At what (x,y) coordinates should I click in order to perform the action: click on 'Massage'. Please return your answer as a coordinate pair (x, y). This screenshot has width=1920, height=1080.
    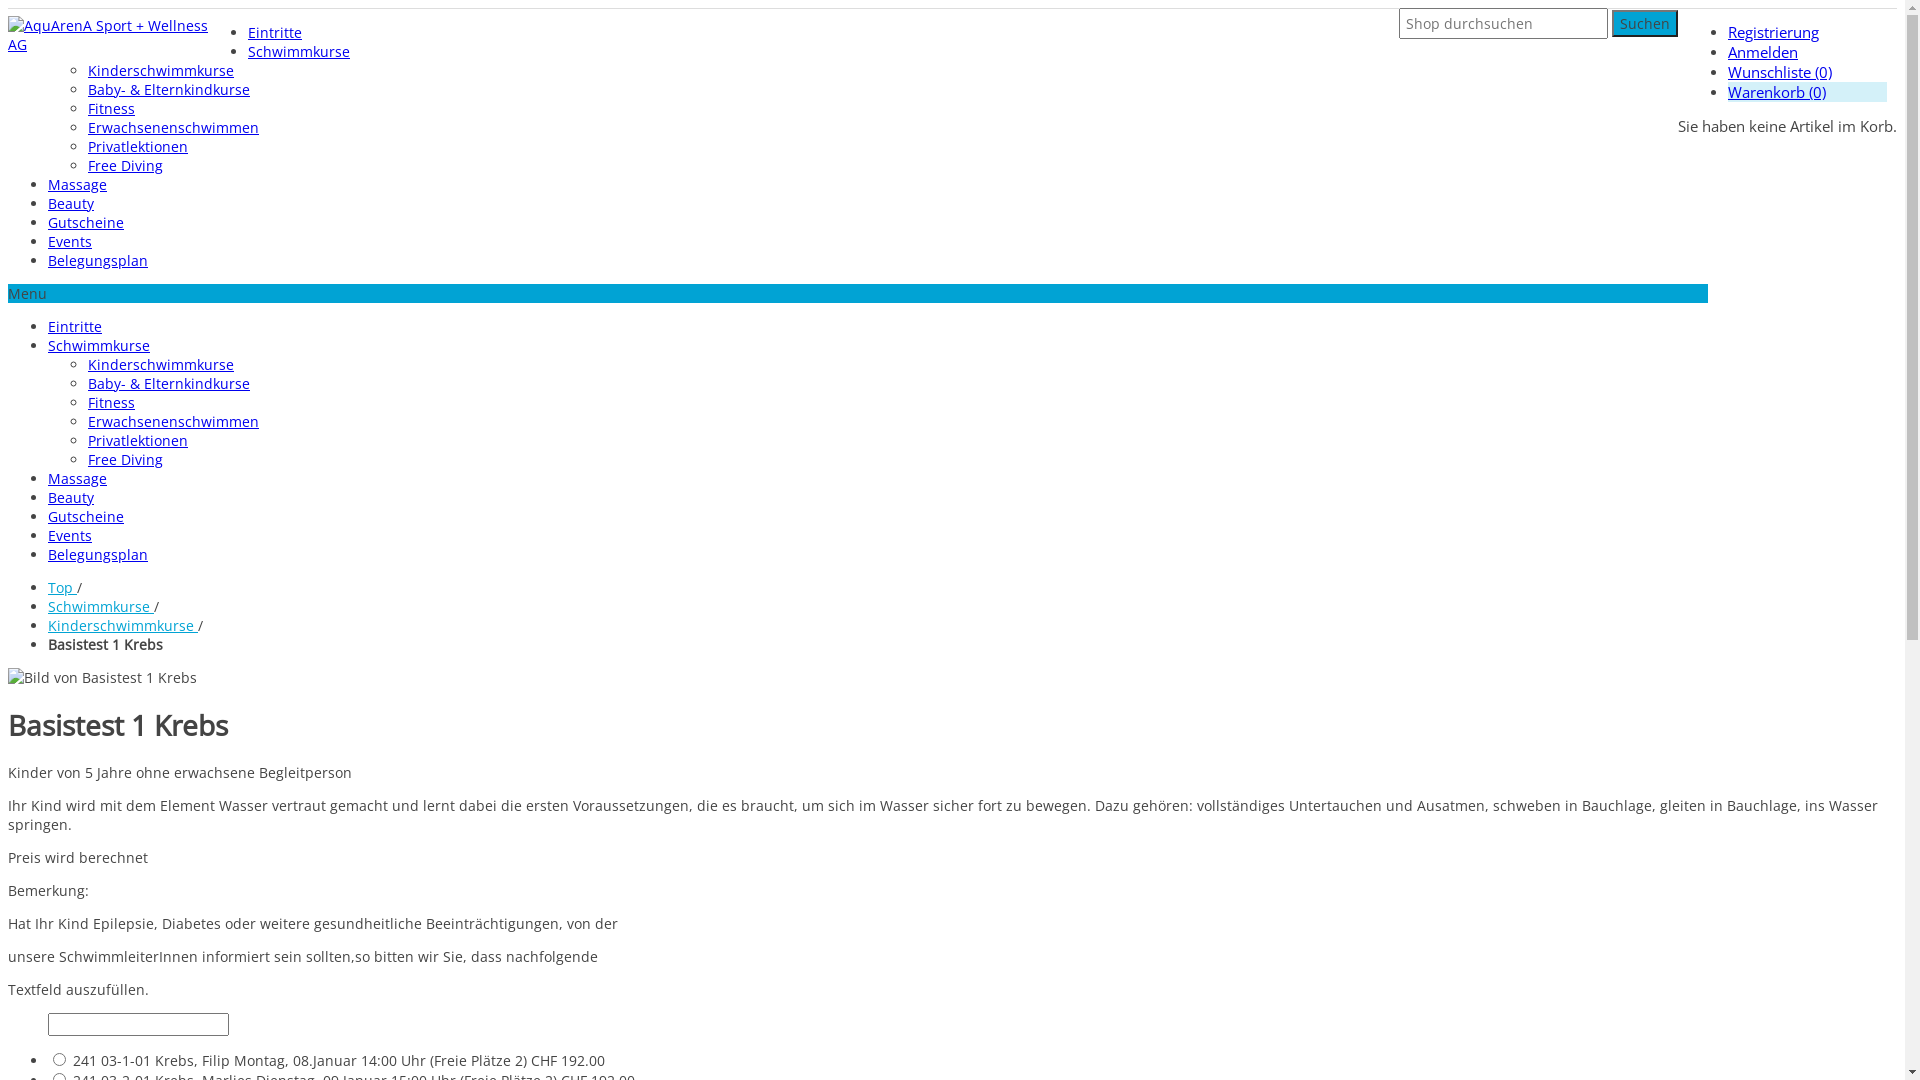
    Looking at the image, I should click on (77, 184).